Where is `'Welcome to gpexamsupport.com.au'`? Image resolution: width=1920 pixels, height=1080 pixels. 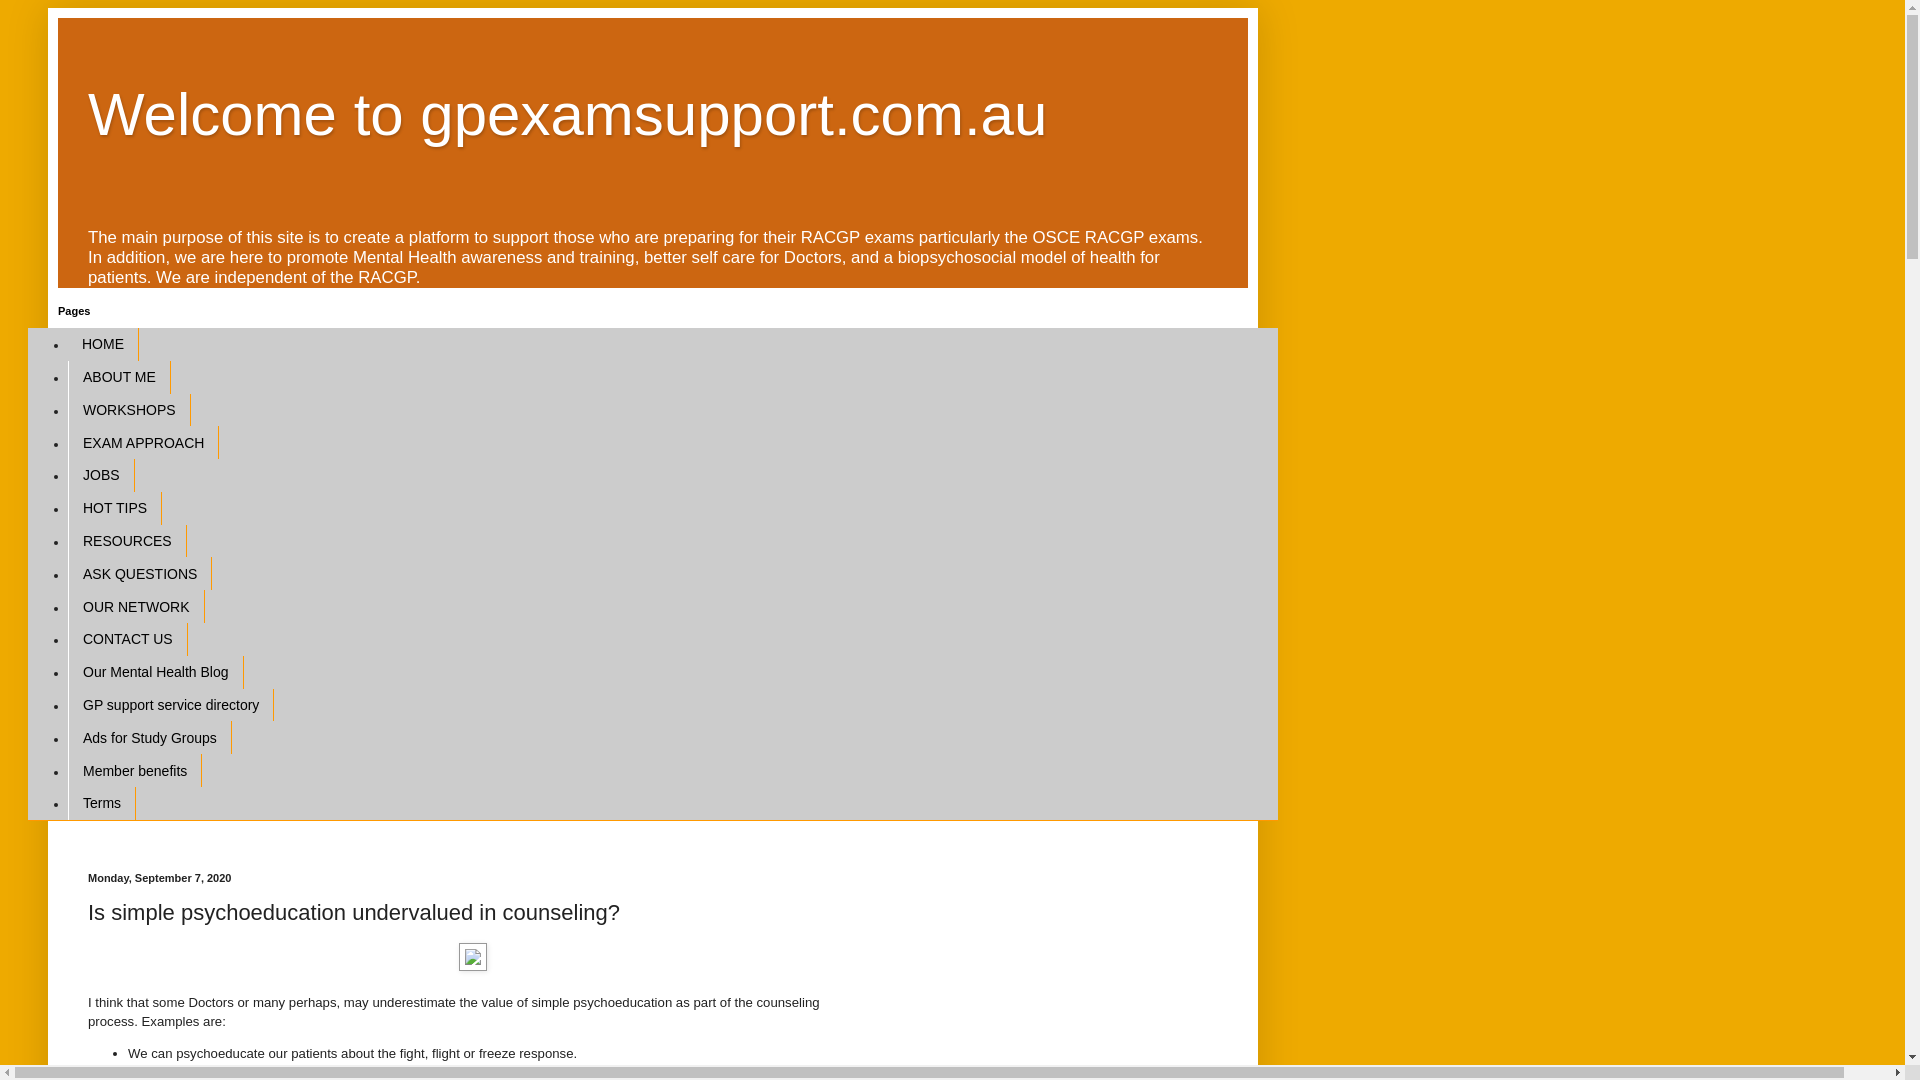 'Welcome to gpexamsupport.com.au' is located at coordinates (566, 114).